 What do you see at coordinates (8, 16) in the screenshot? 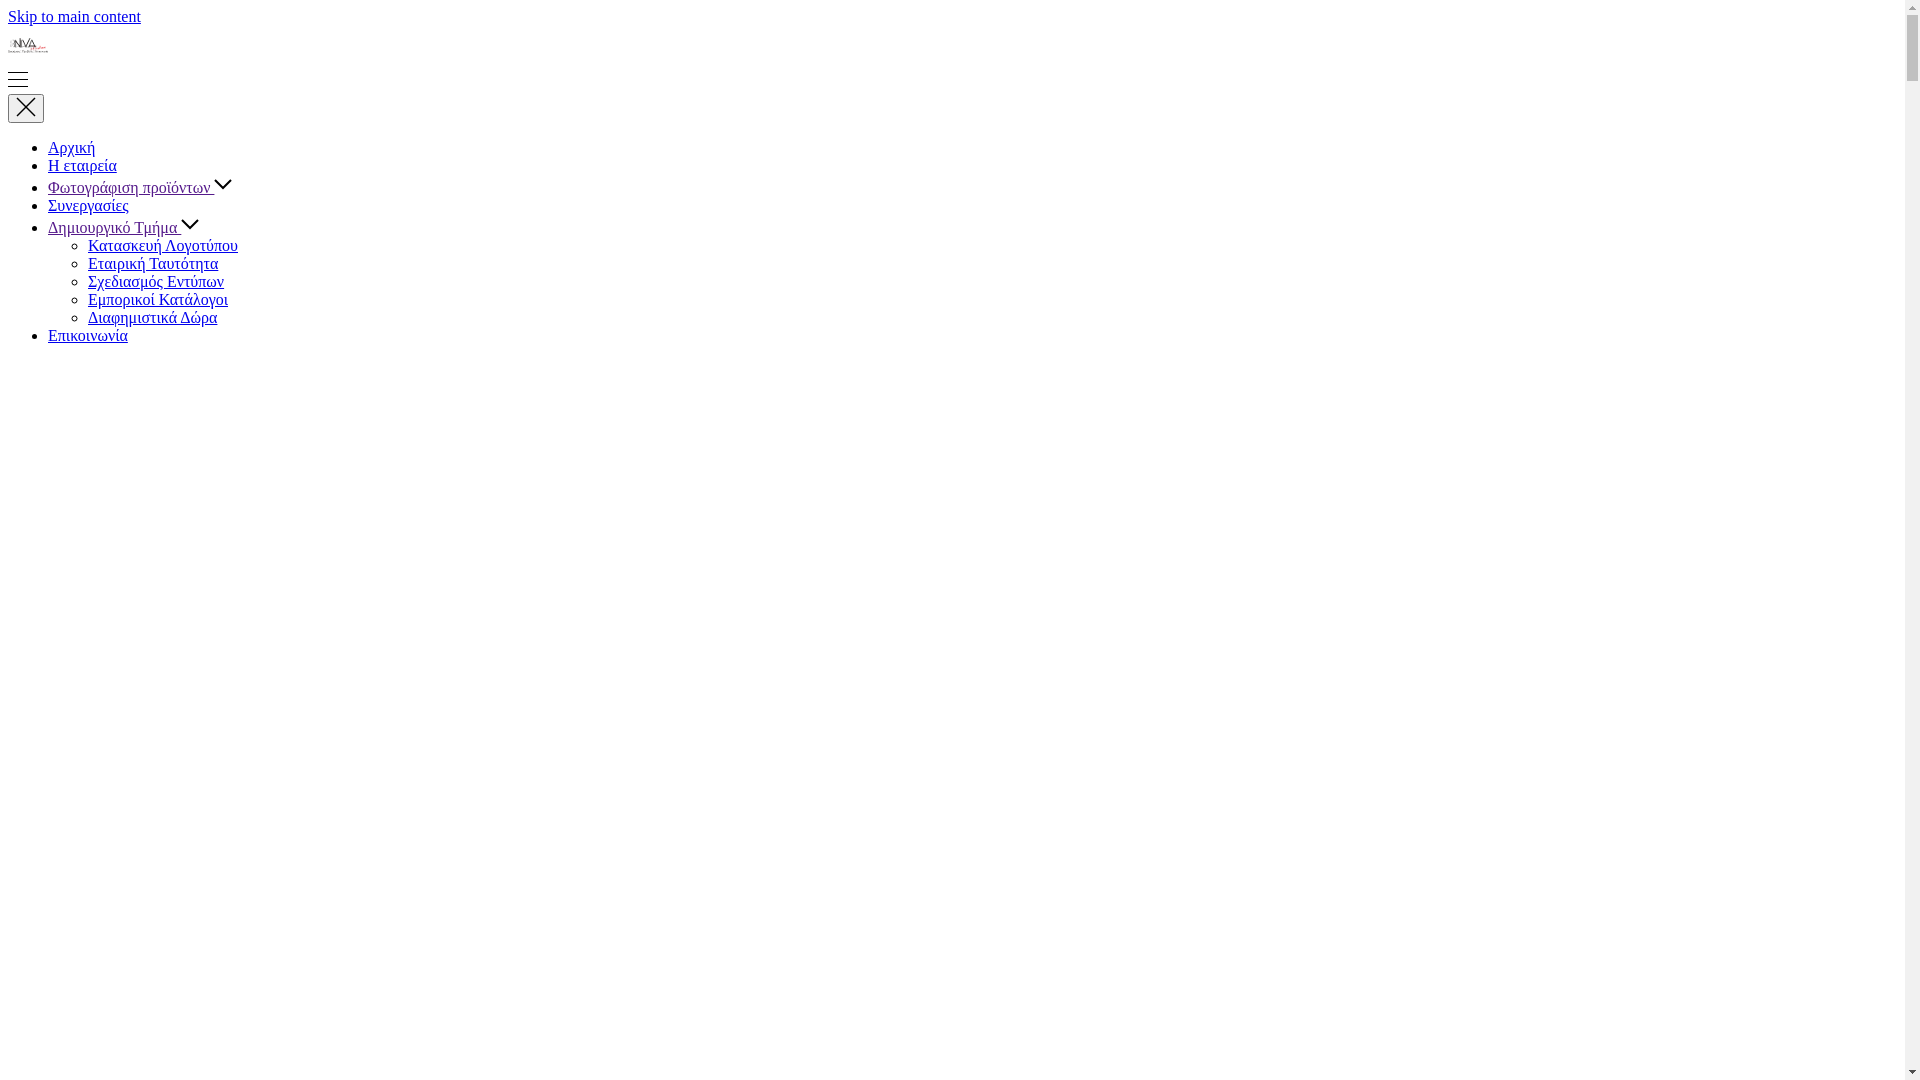
I see `'Skip to main content'` at bounding box center [8, 16].